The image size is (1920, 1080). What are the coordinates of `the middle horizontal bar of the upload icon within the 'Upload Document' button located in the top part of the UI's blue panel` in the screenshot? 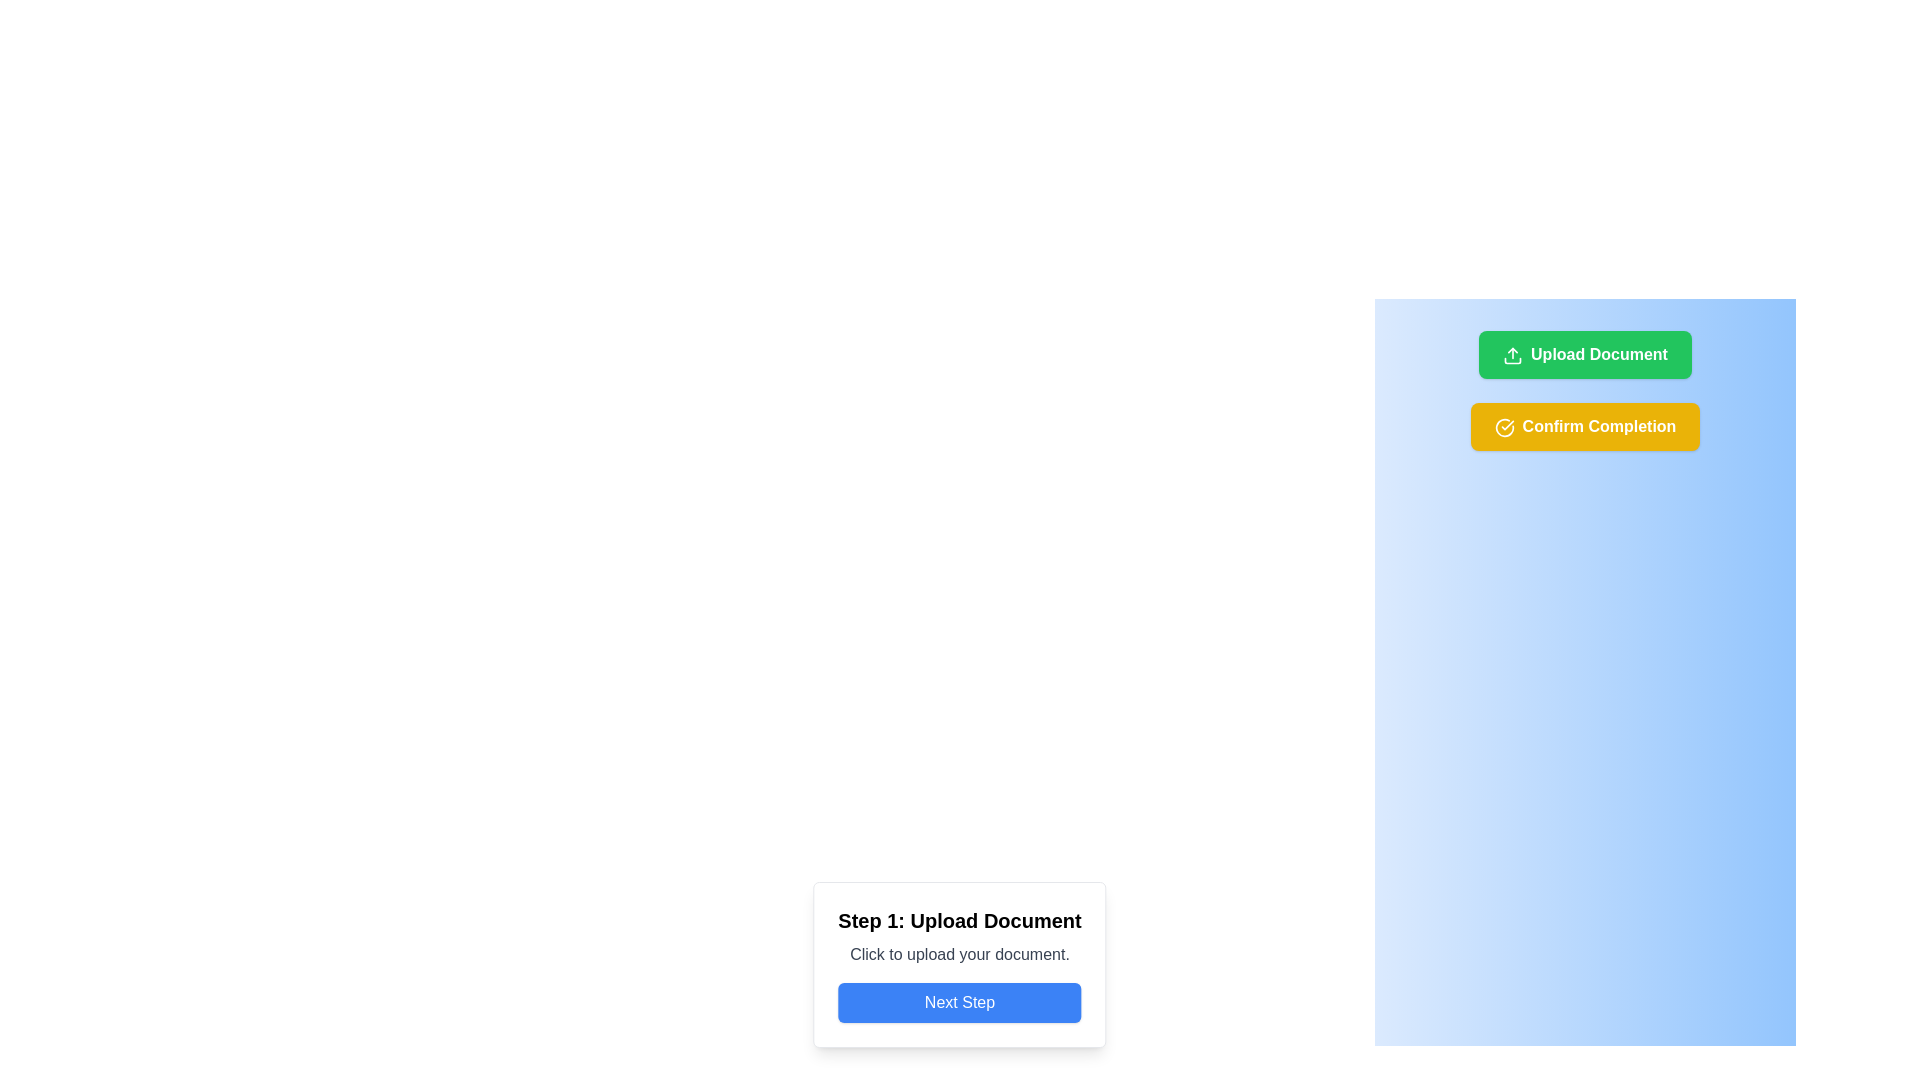 It's located at (1512, 360).